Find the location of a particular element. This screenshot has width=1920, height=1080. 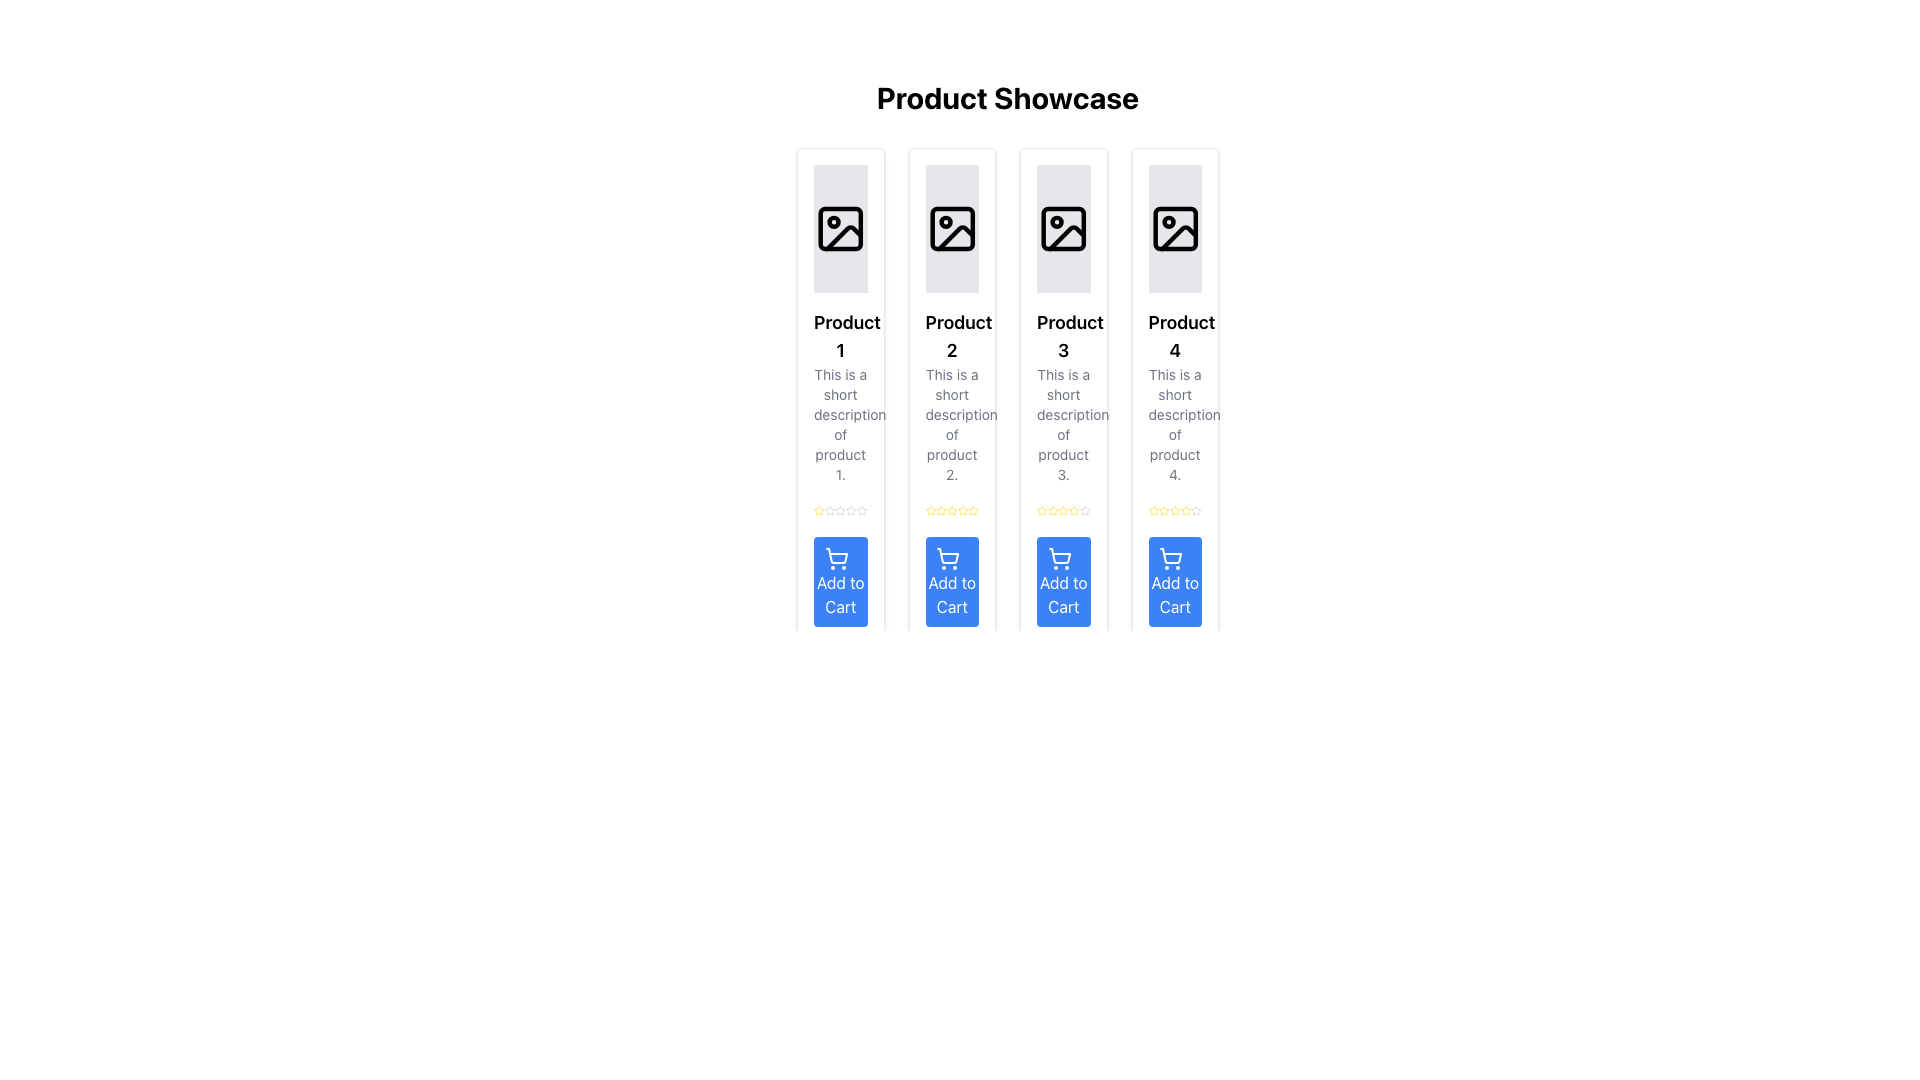

the star rating indicator associated with 'Product 3' to interact and provide a rating is located at coordinates (1061, 508).